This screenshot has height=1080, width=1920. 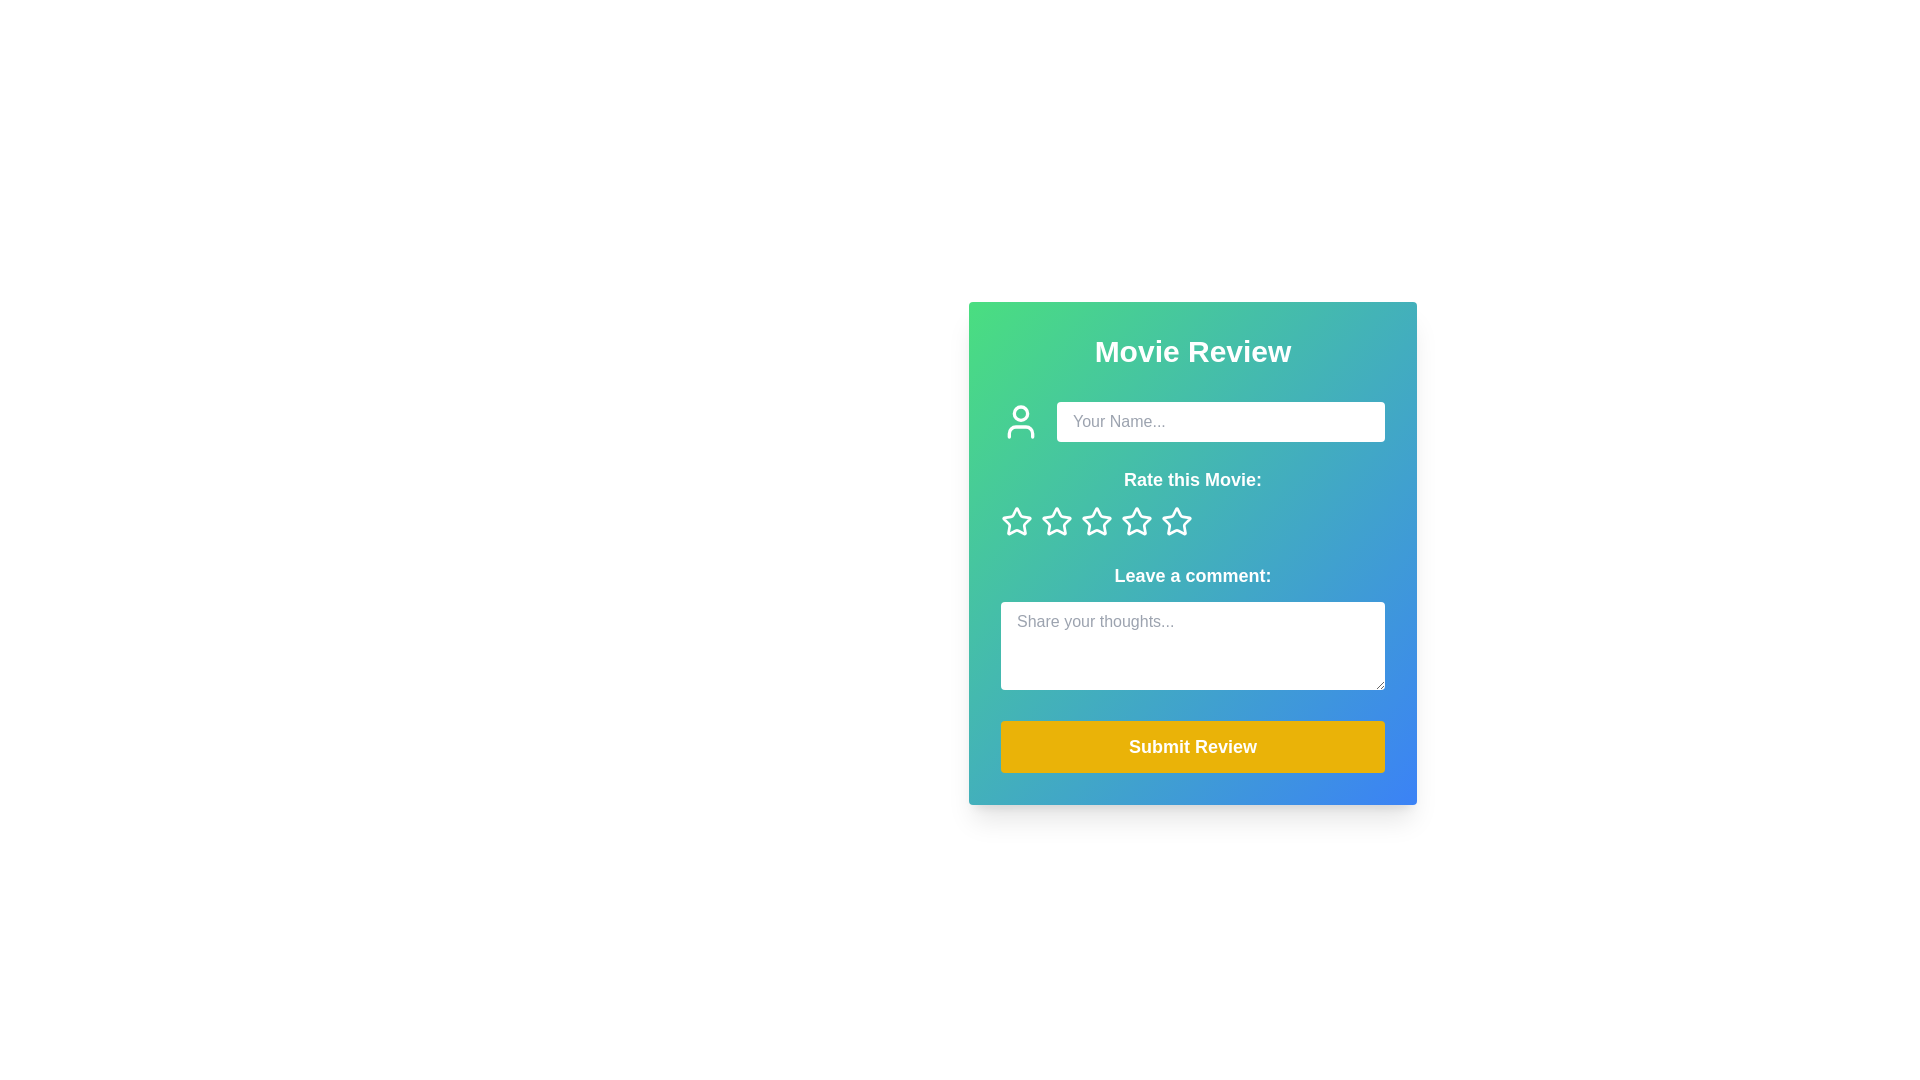 What do you see at coordinates (1055, 520) in the screenshot?
I see `the second star in the rating row within the 'Rate this Movie' section` at bounding box center [1055, 520].